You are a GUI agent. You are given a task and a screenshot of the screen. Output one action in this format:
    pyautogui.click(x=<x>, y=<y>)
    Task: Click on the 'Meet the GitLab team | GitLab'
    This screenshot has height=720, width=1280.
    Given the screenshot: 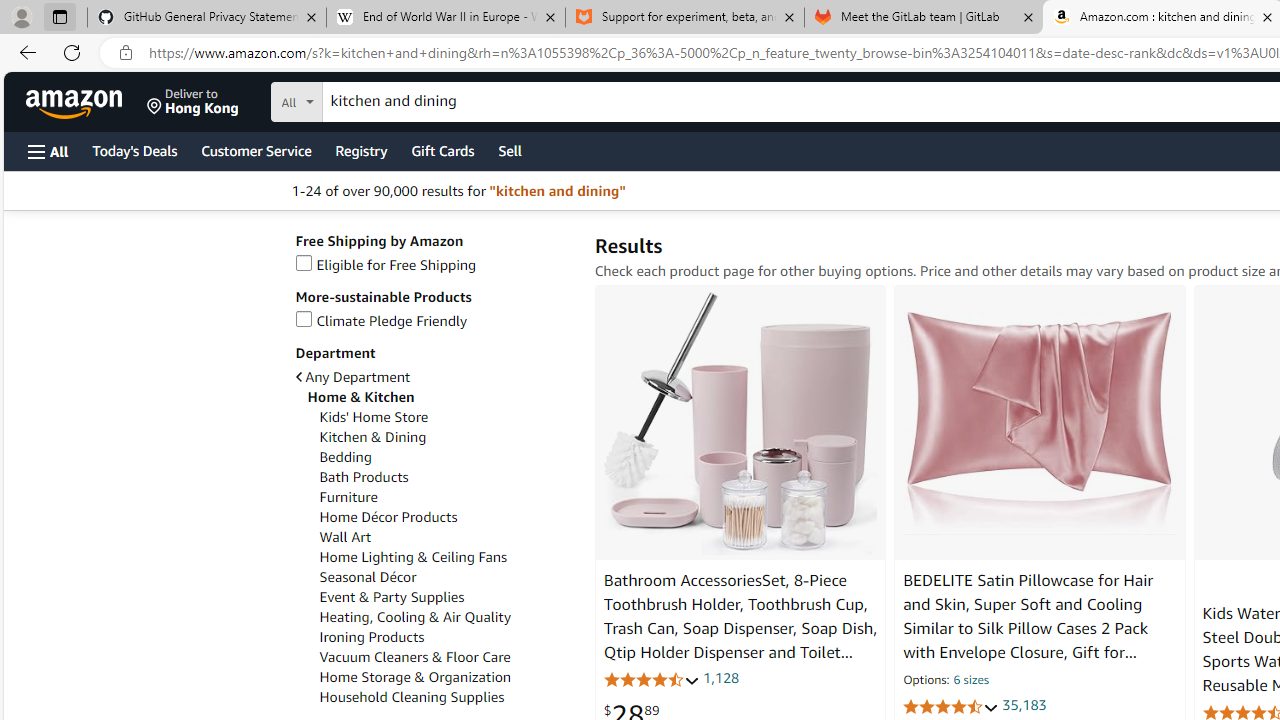 What is the action you would take?
    pyautogui.click(x=923, y=17)
    